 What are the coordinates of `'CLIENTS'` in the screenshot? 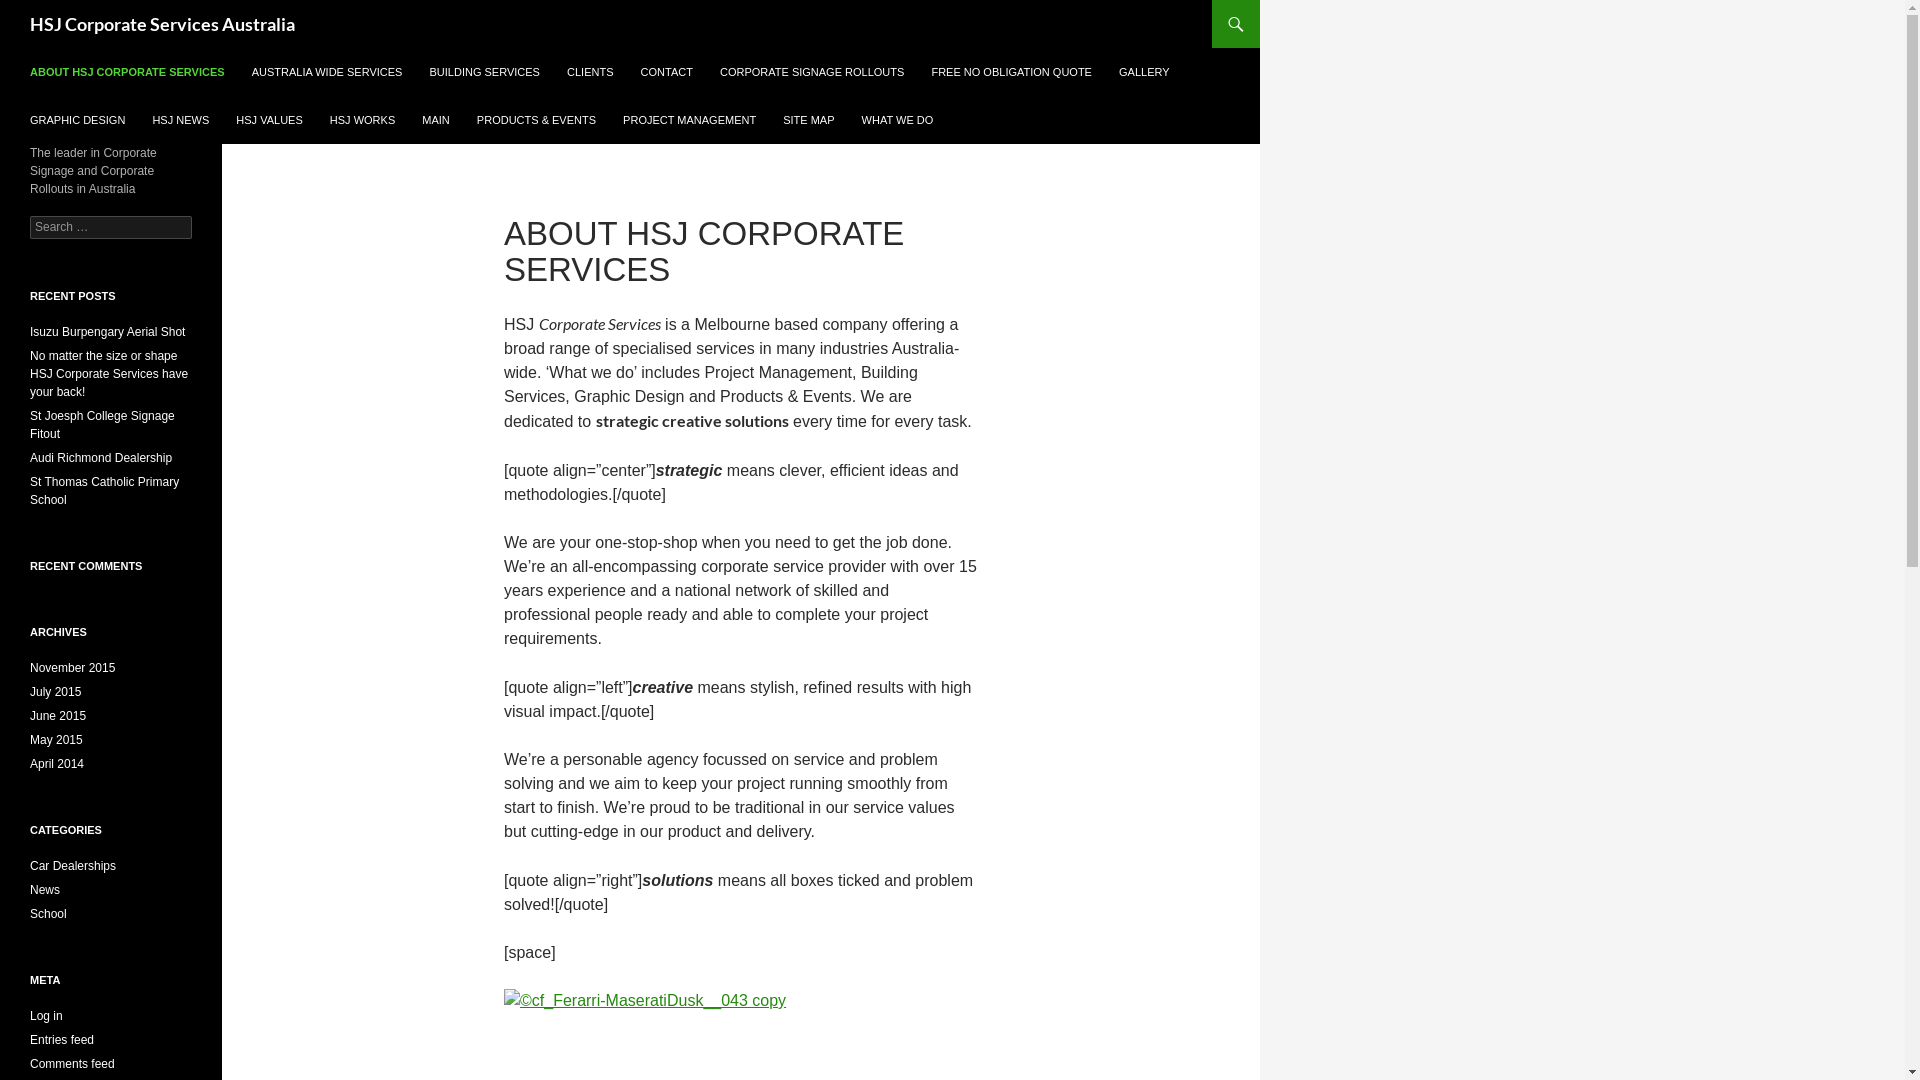 It's located at (555, 71).